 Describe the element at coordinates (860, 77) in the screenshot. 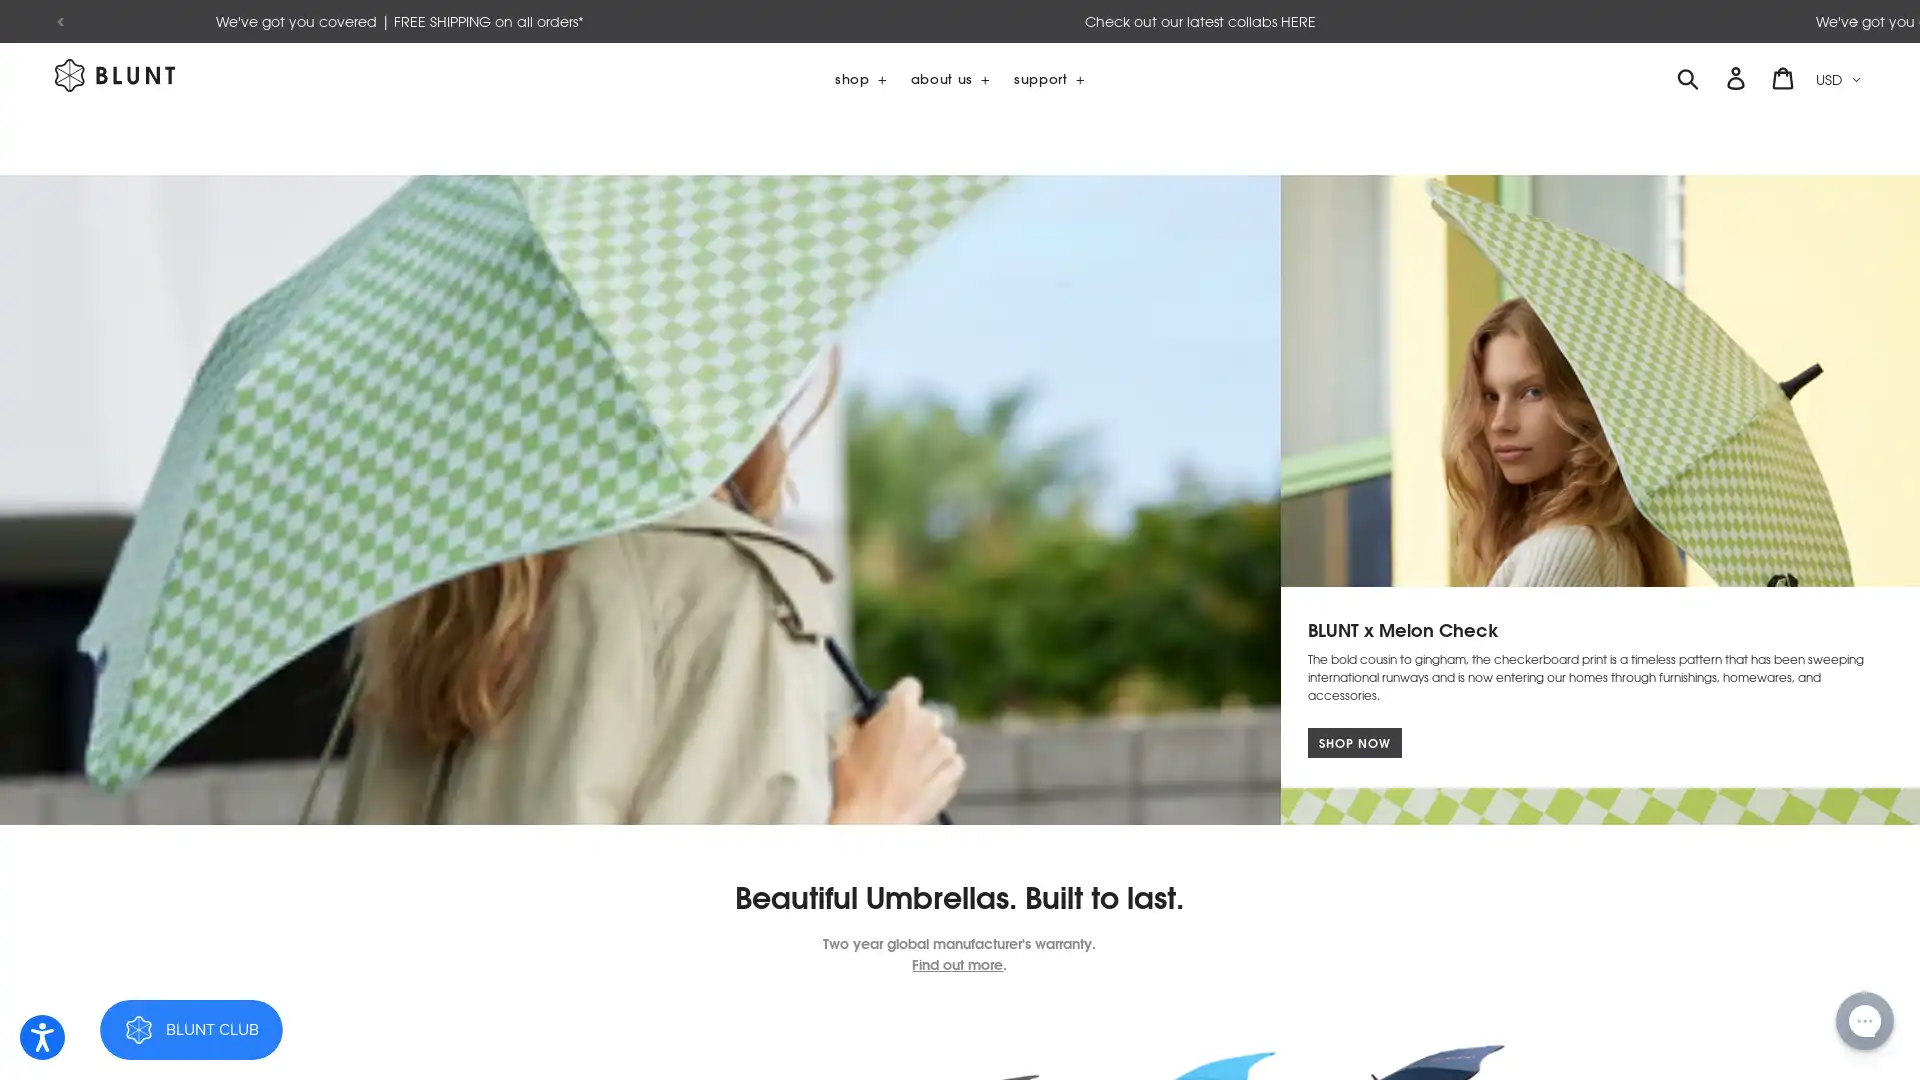

I see `shop` at that location.